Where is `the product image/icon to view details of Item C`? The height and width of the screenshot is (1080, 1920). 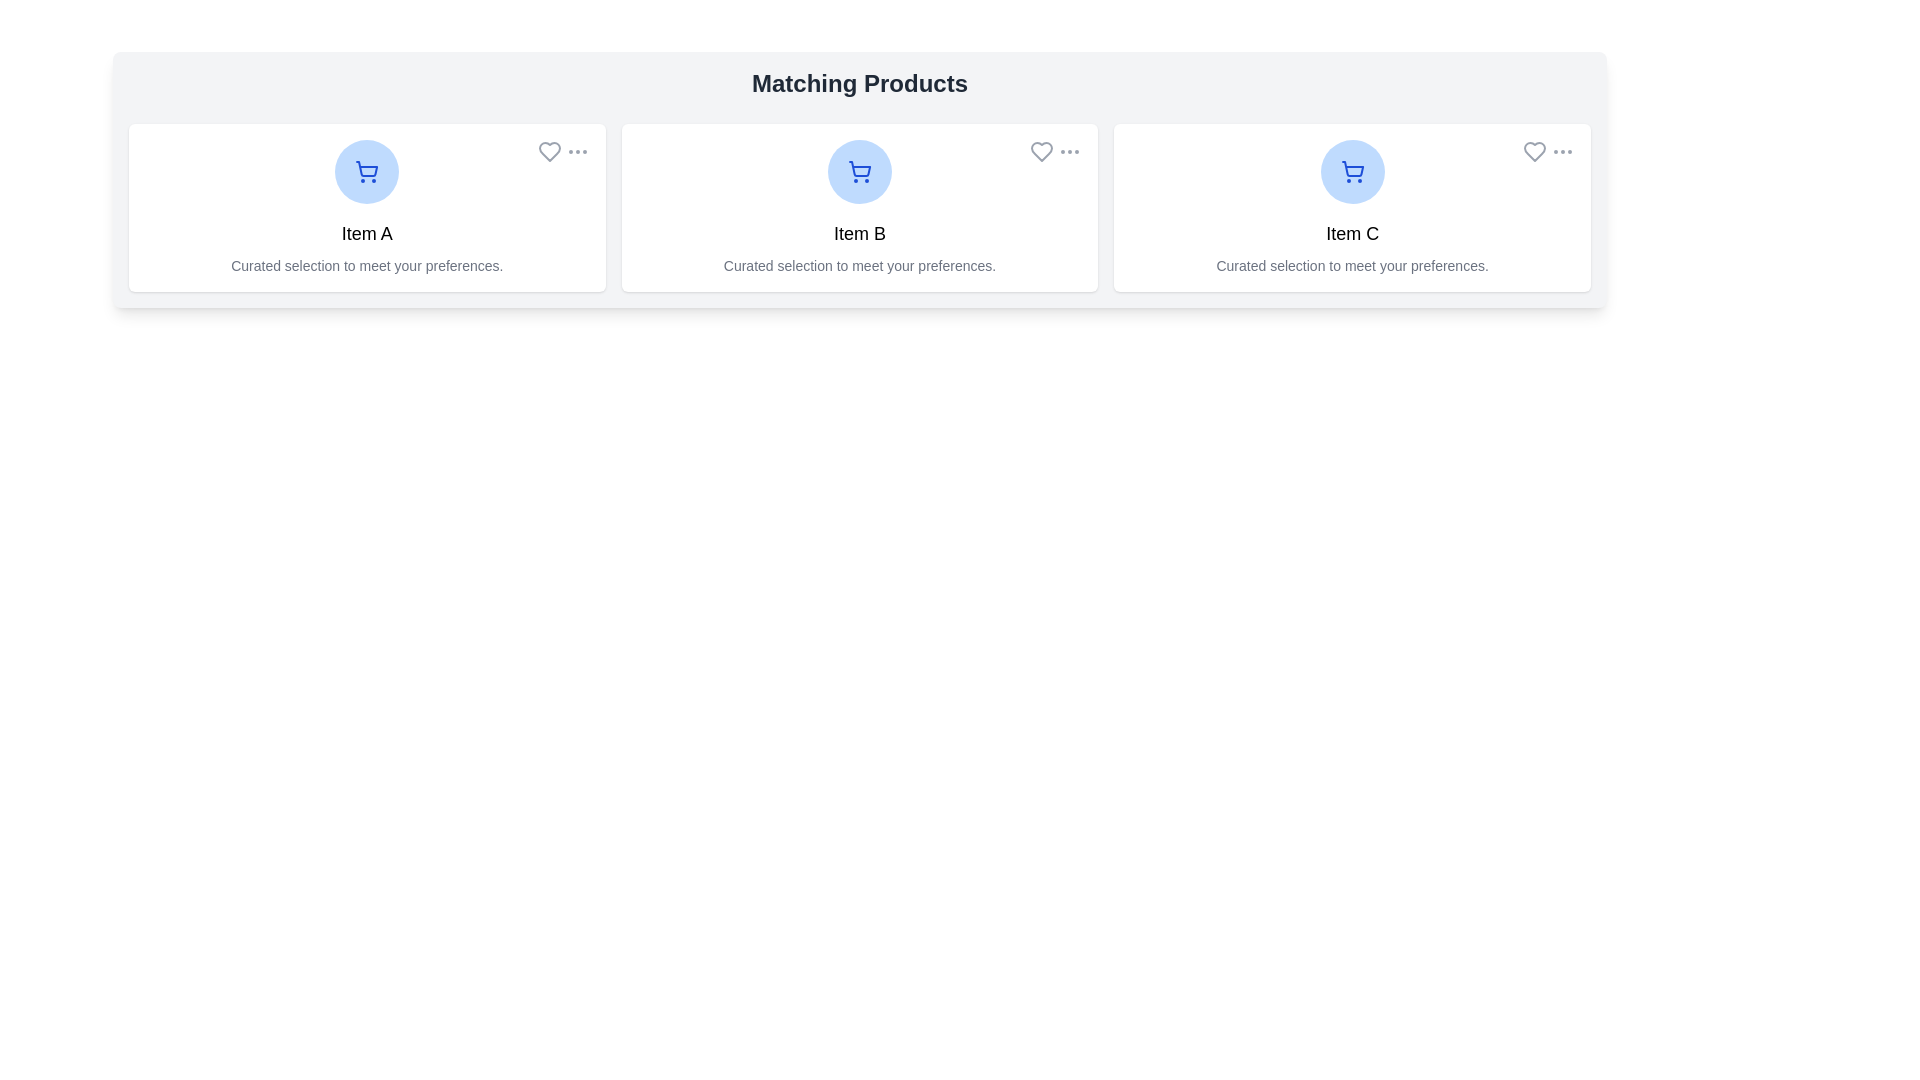
the product image/icon to view details of Item C is located at coordinates (1352, 171).